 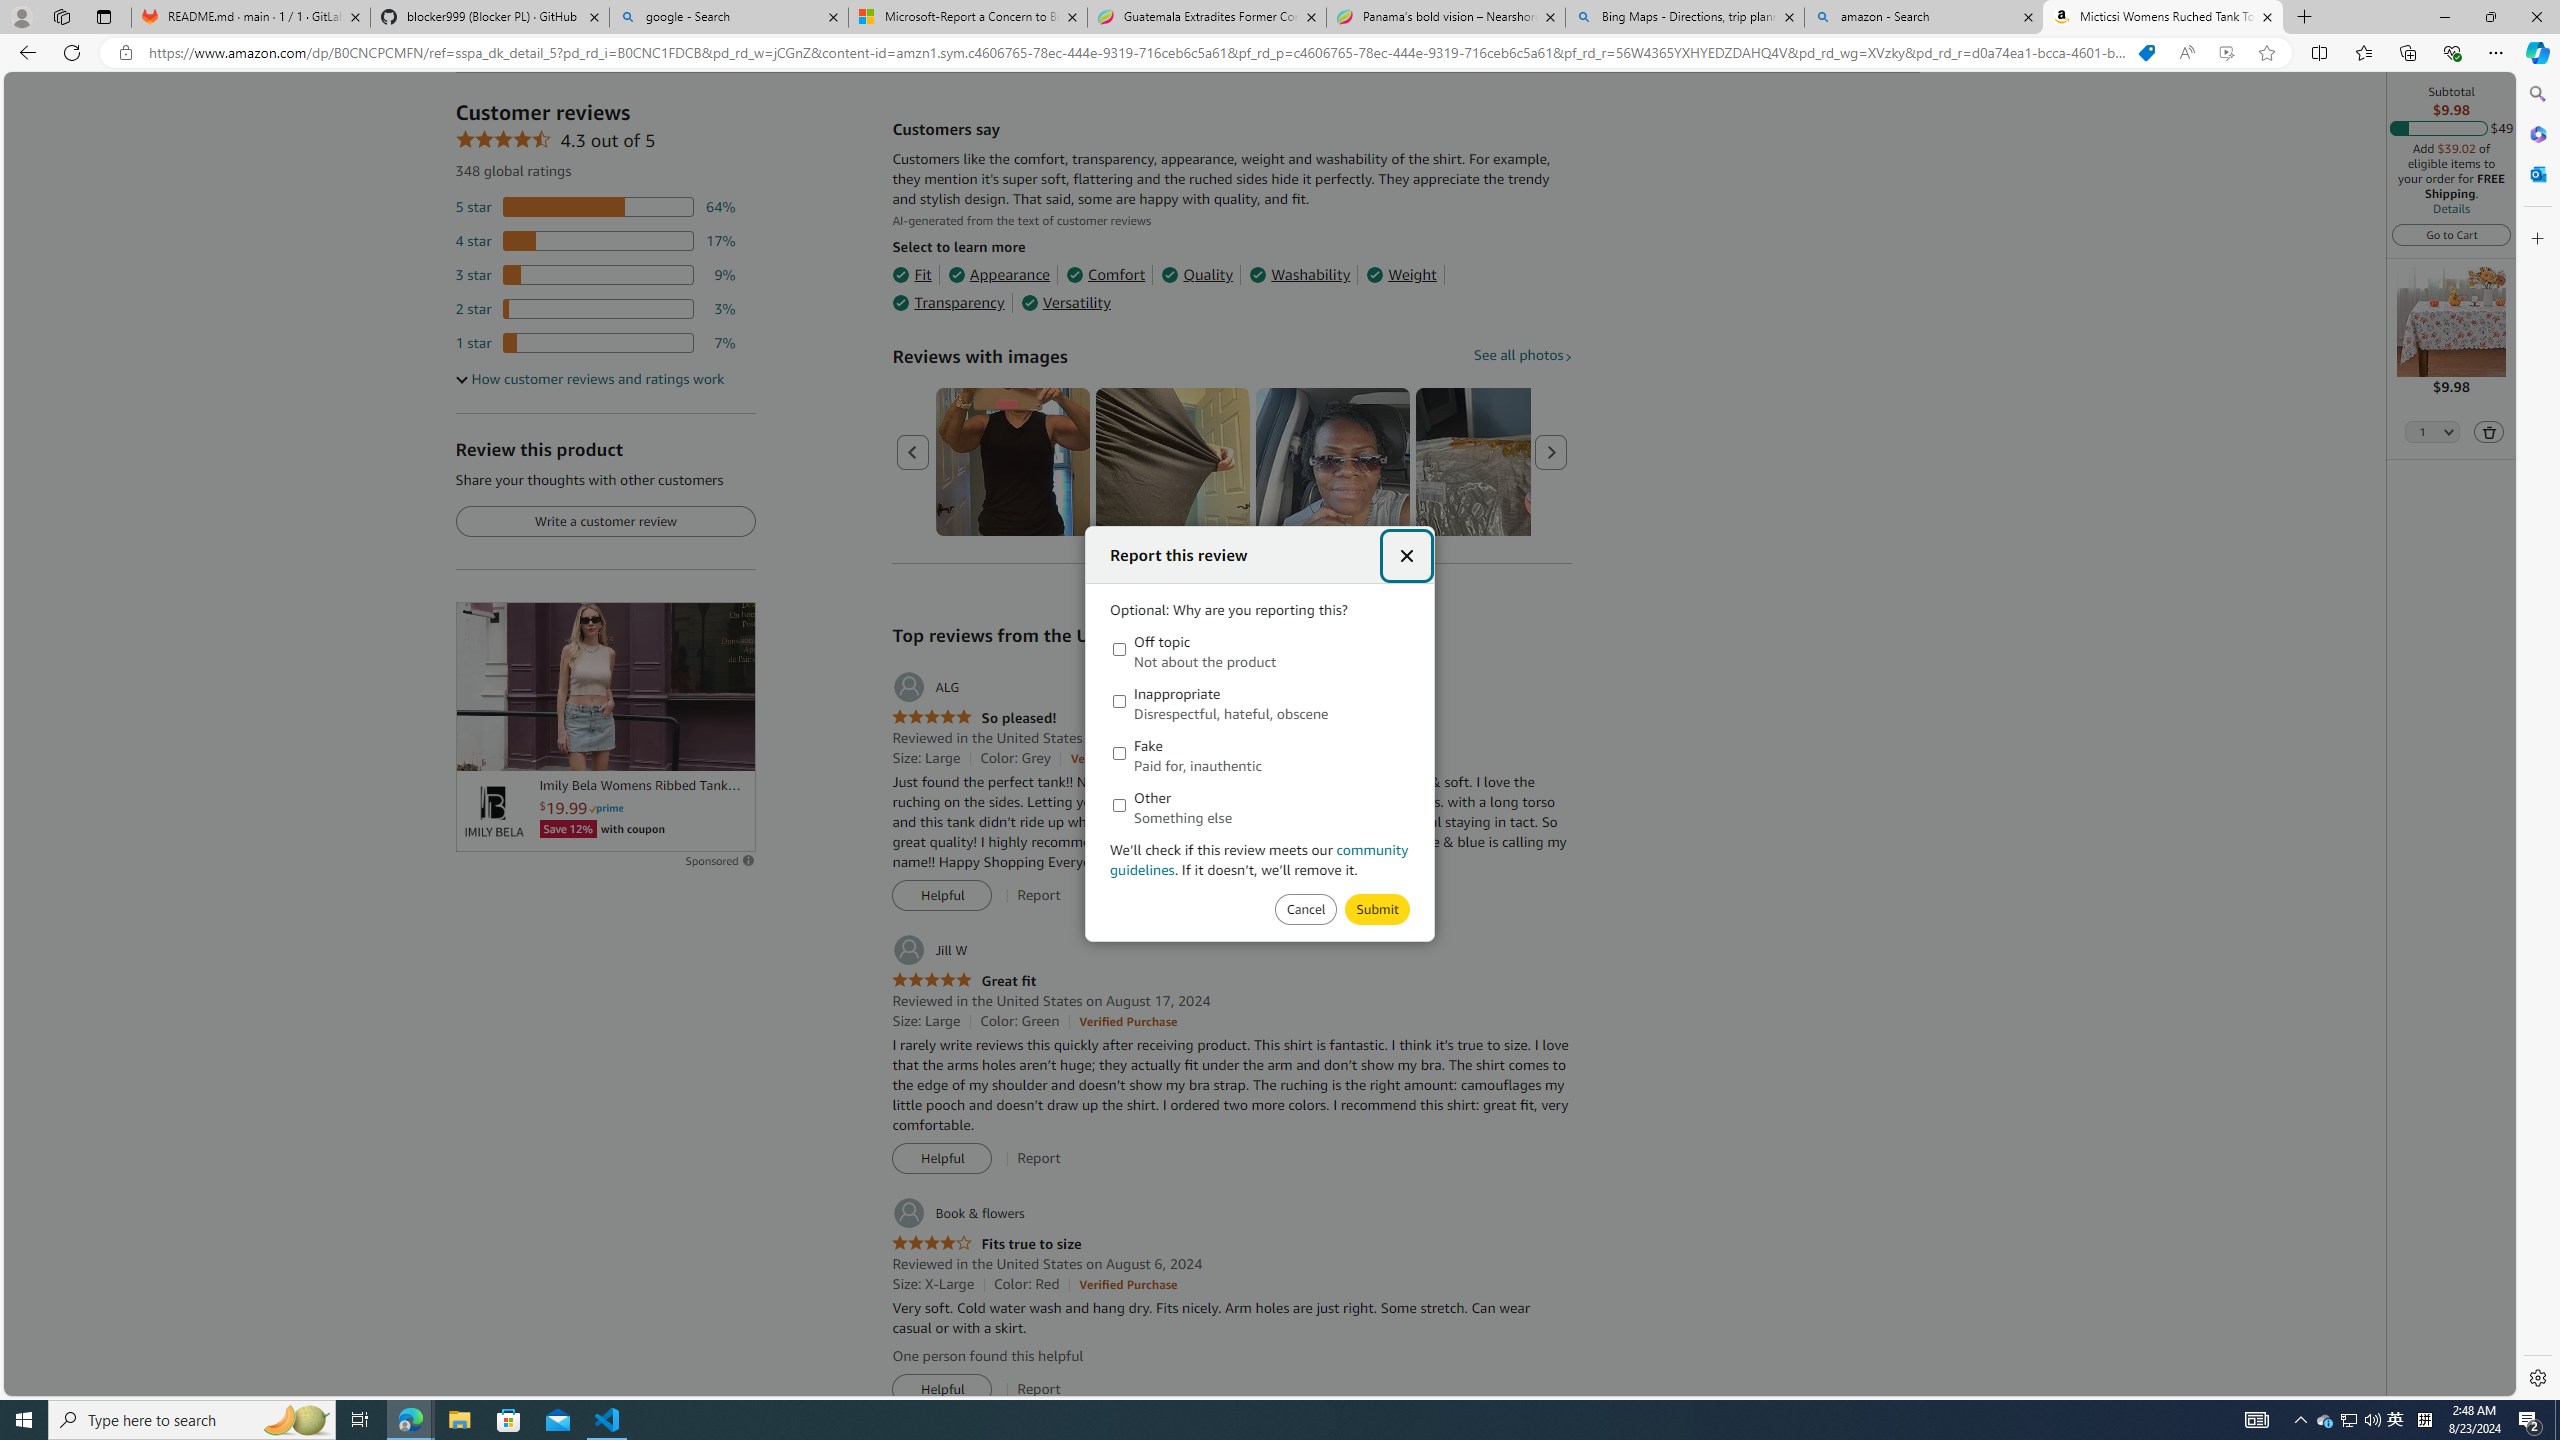 I want to click on 'Fit', so click(x=910, y=275).